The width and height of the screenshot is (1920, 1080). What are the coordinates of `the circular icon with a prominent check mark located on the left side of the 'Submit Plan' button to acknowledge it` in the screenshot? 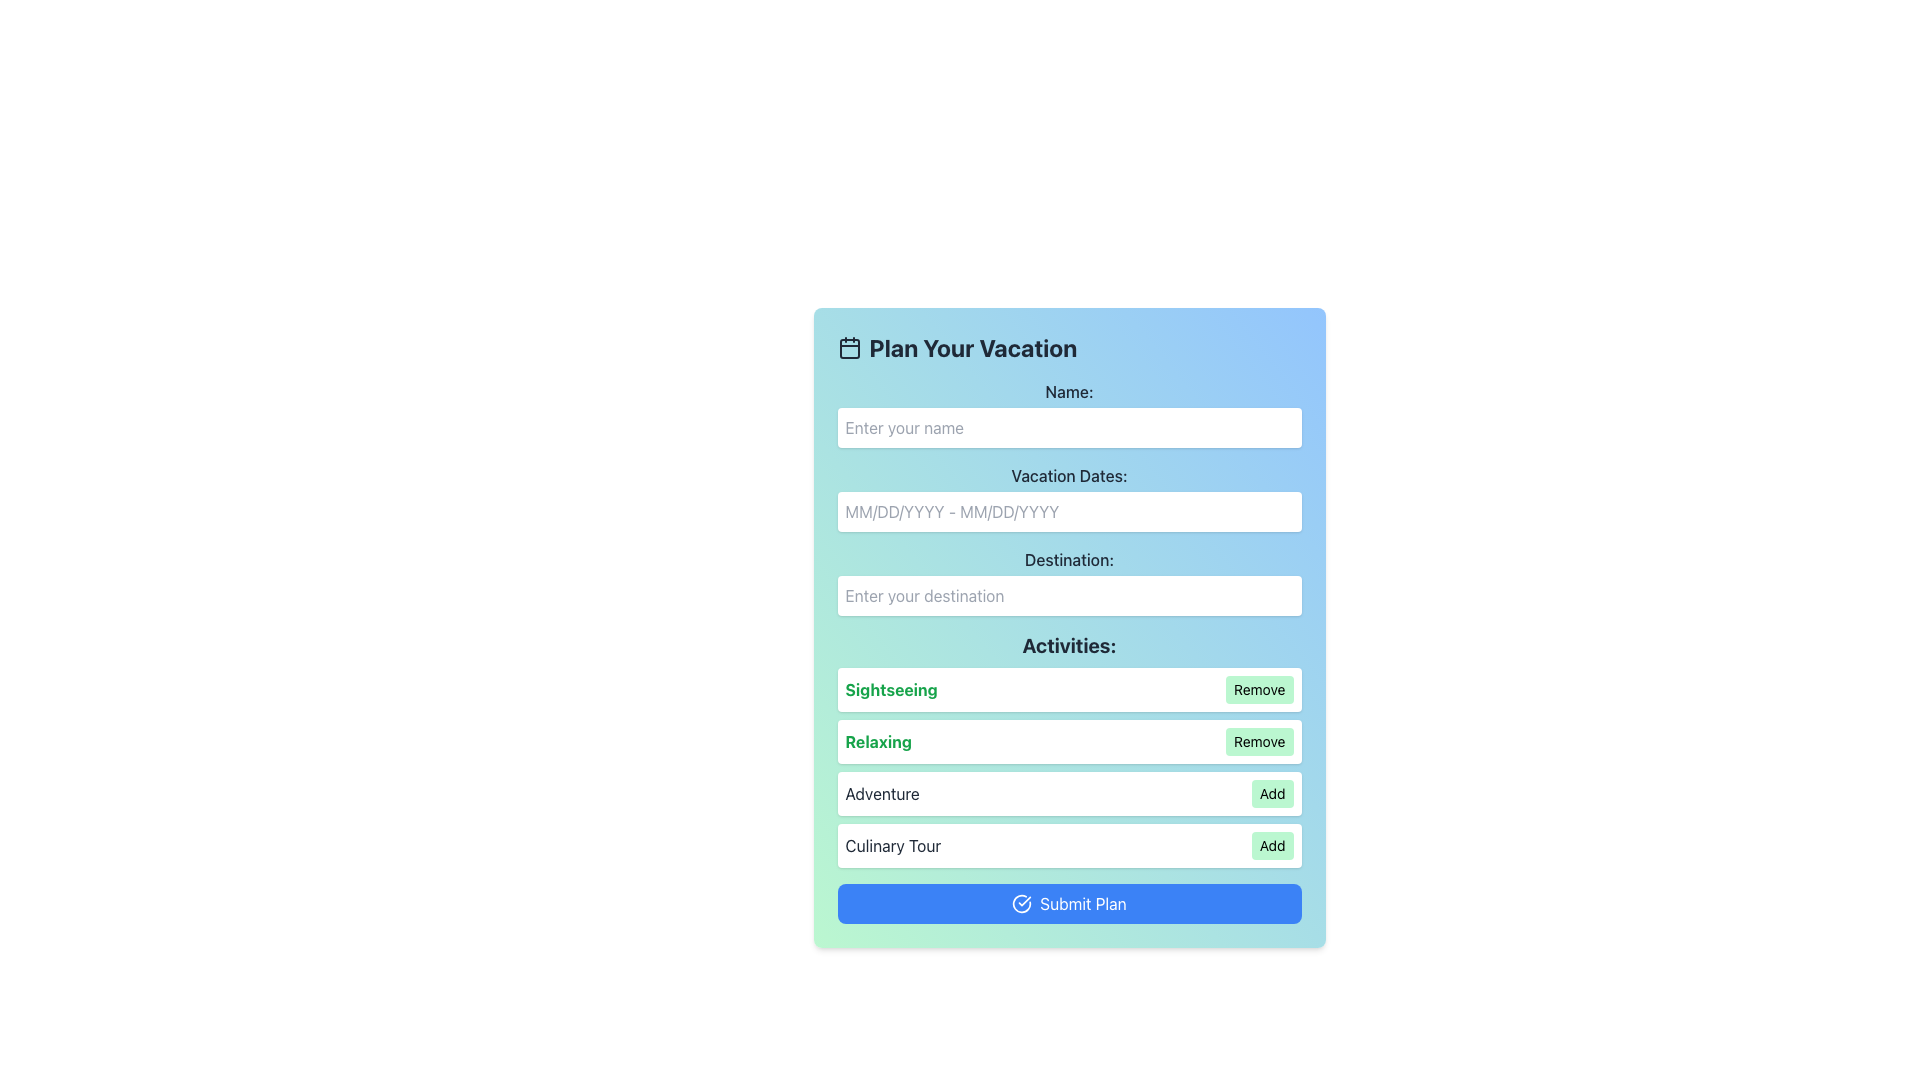 It's located at (1022, 903).